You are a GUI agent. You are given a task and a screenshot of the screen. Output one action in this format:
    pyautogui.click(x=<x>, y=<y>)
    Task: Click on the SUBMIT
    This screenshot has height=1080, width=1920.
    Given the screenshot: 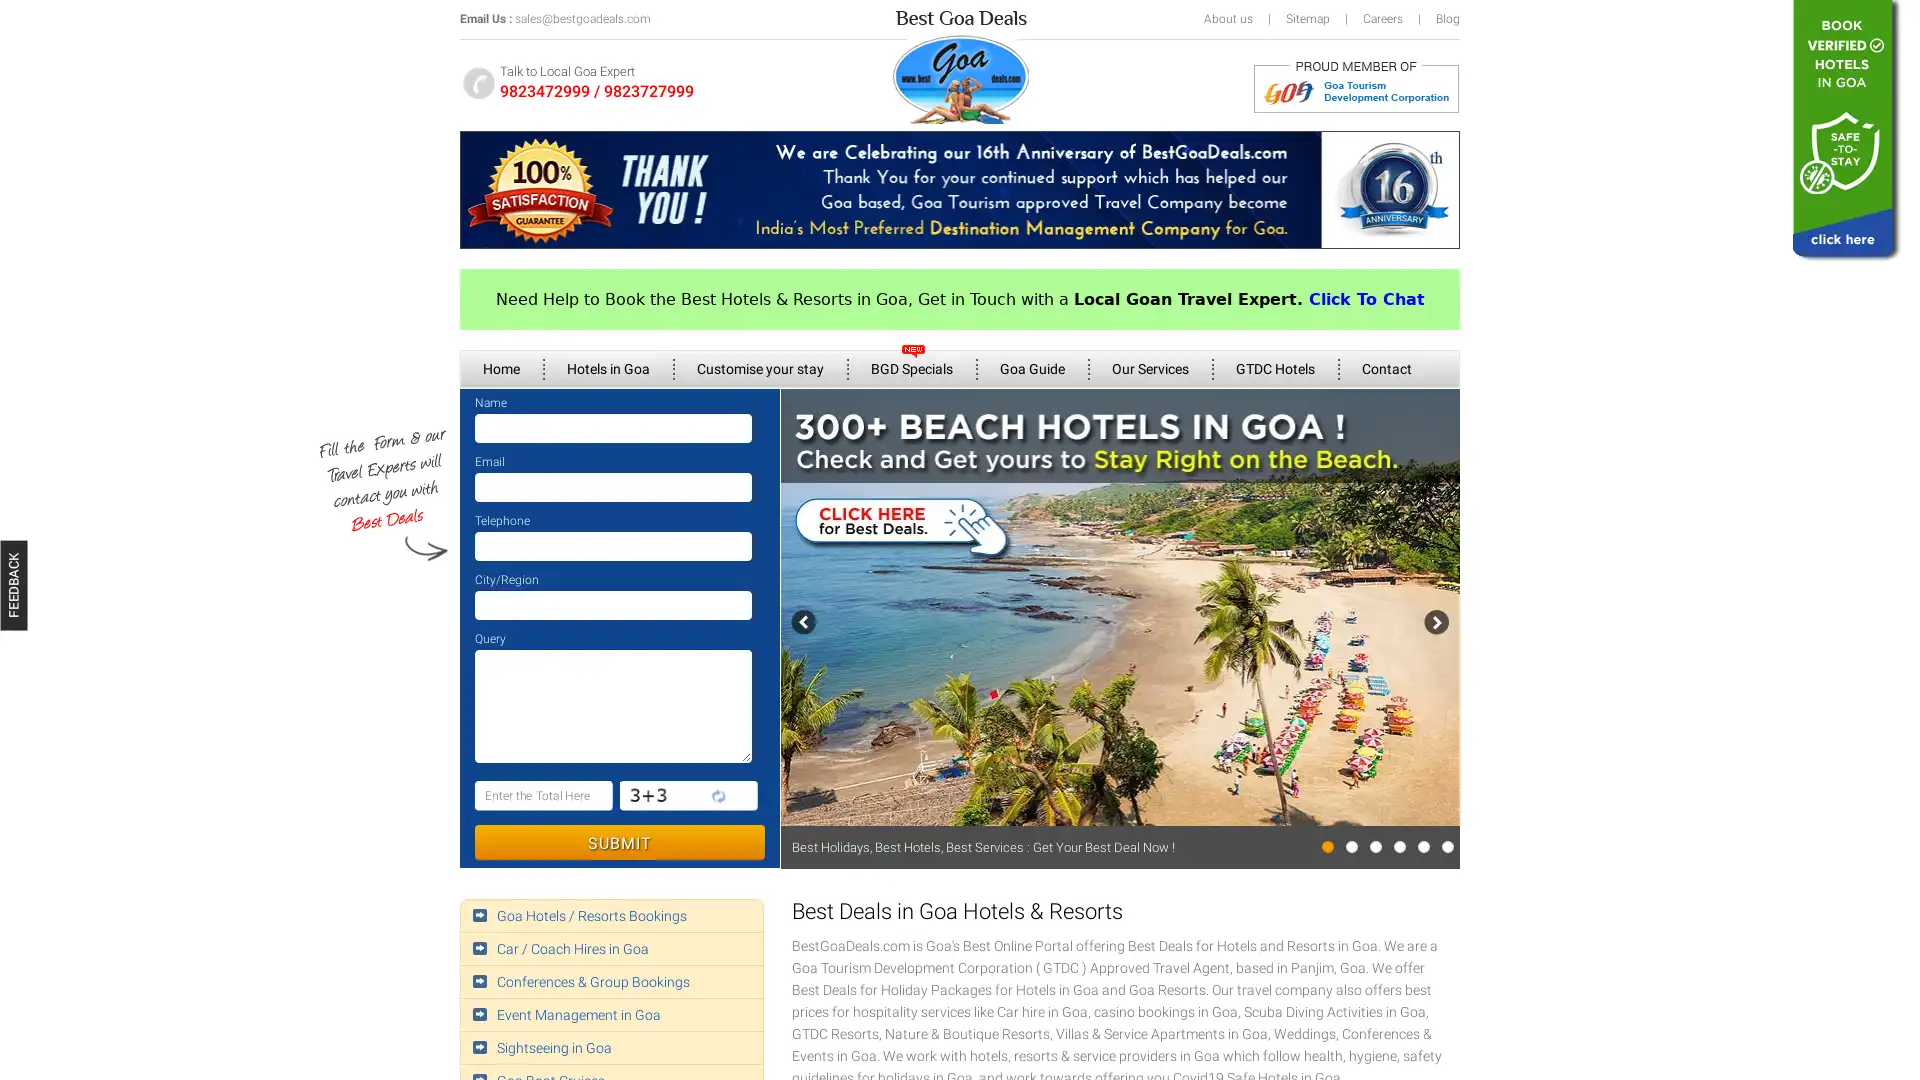 What is the action you would take?
    pyautogui.click(x=618, y=842)
    